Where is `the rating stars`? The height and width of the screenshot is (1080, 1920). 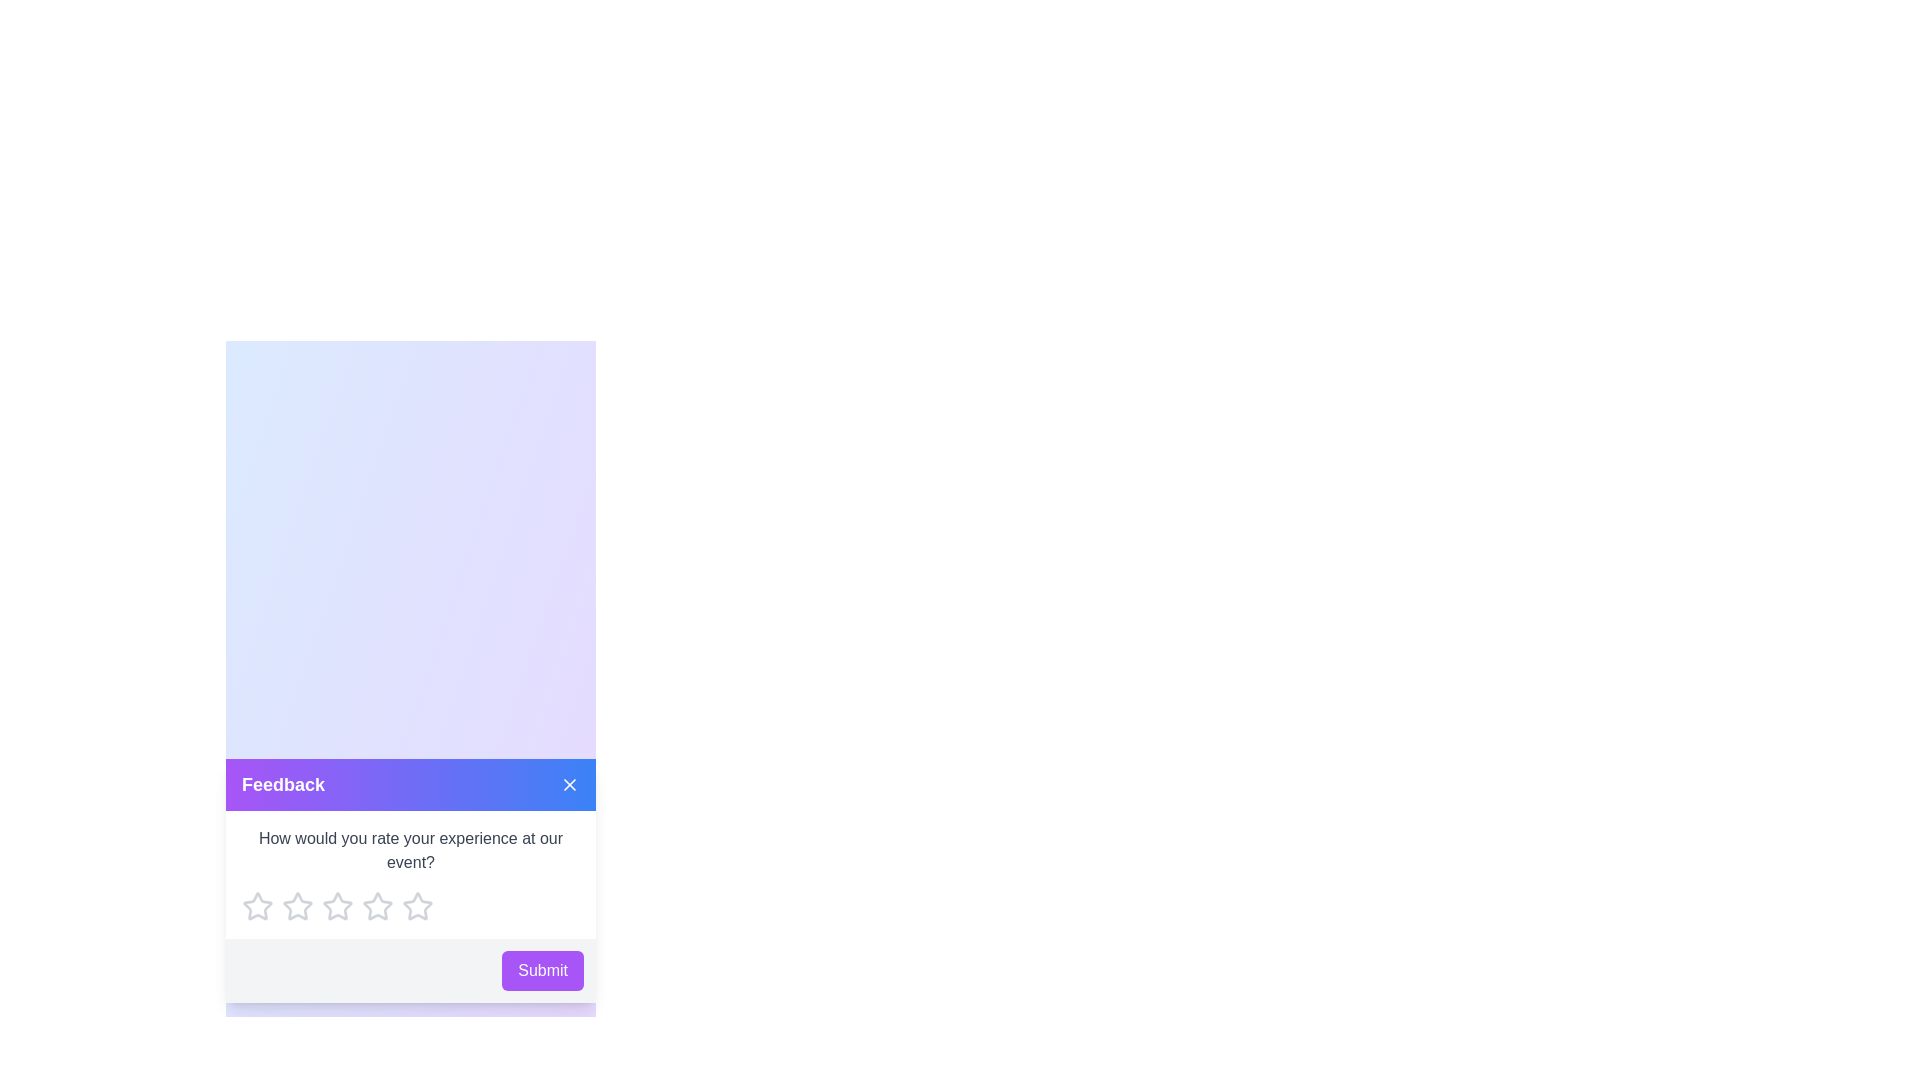
the rating stars is located at coordinates (410, 874).